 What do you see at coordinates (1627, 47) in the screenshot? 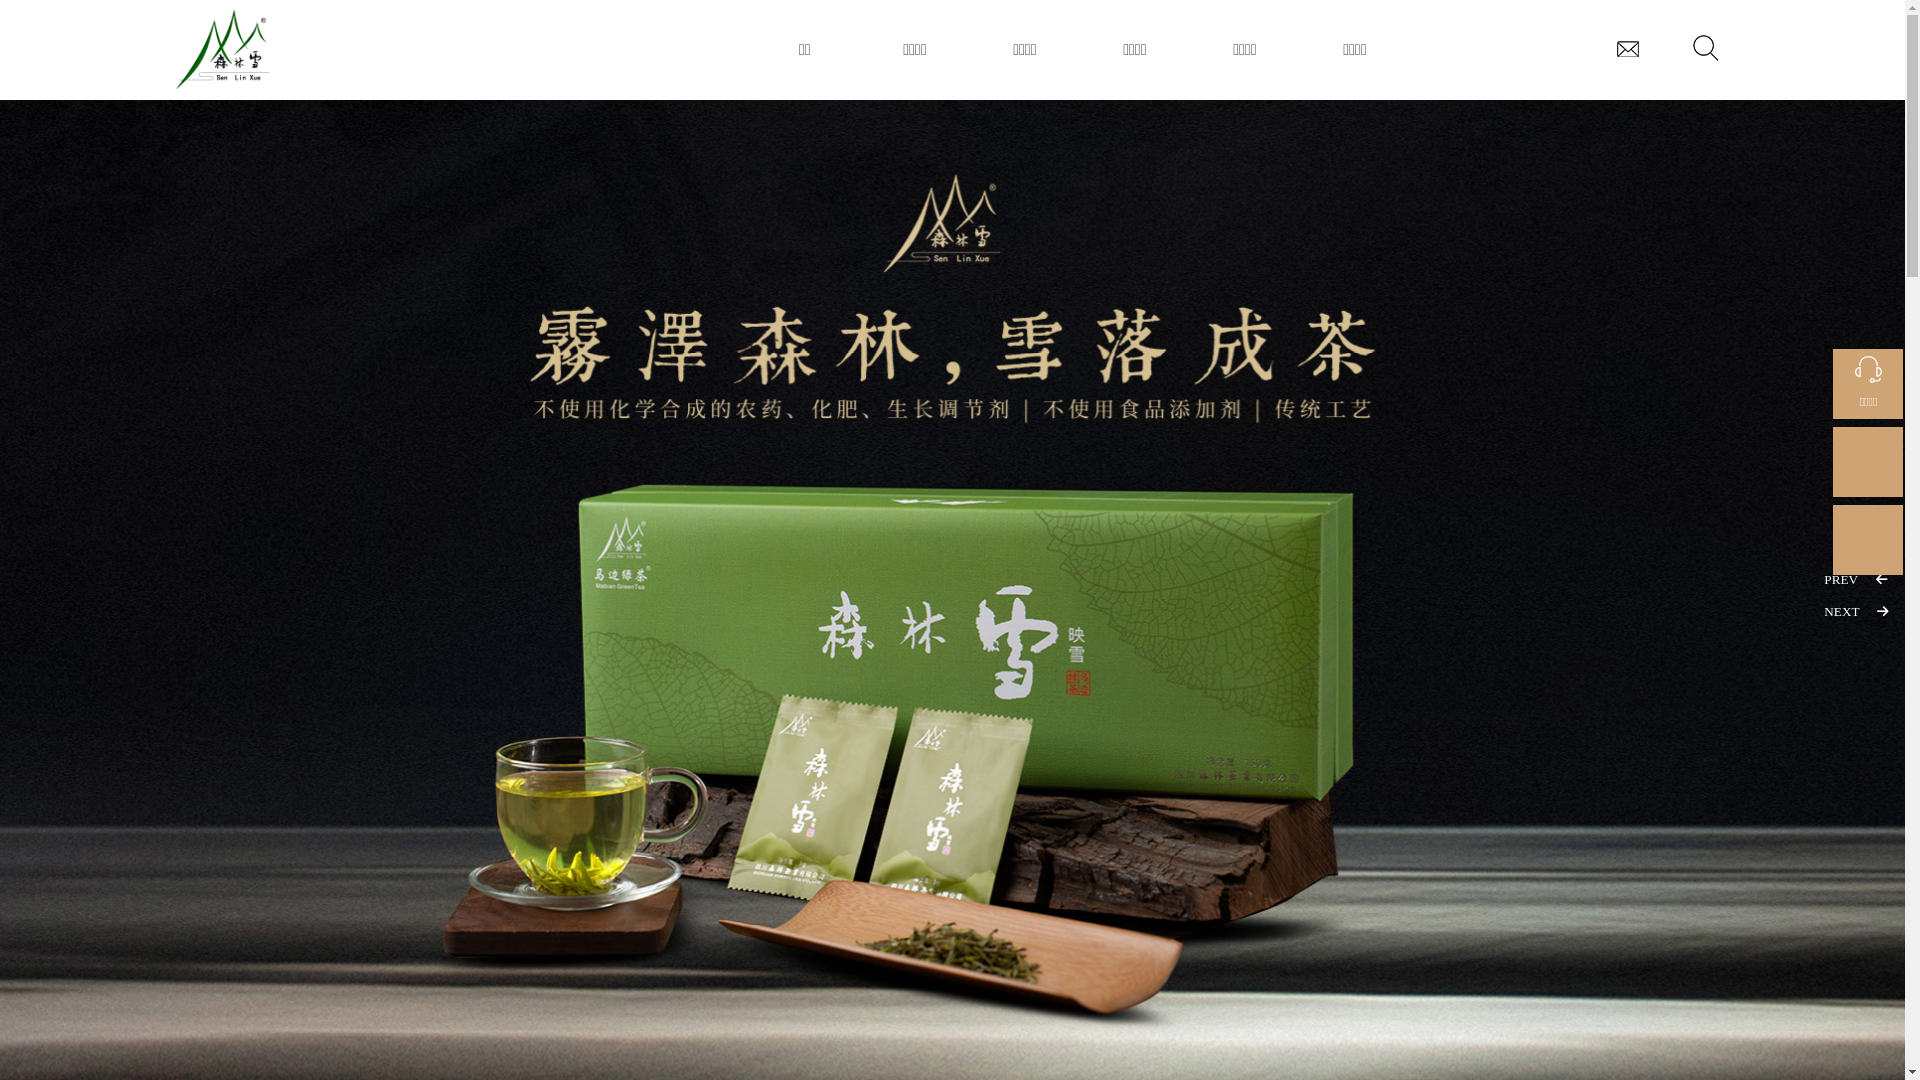
I see `'lsslcy@126.com'` at bounding box center [1627, 47].